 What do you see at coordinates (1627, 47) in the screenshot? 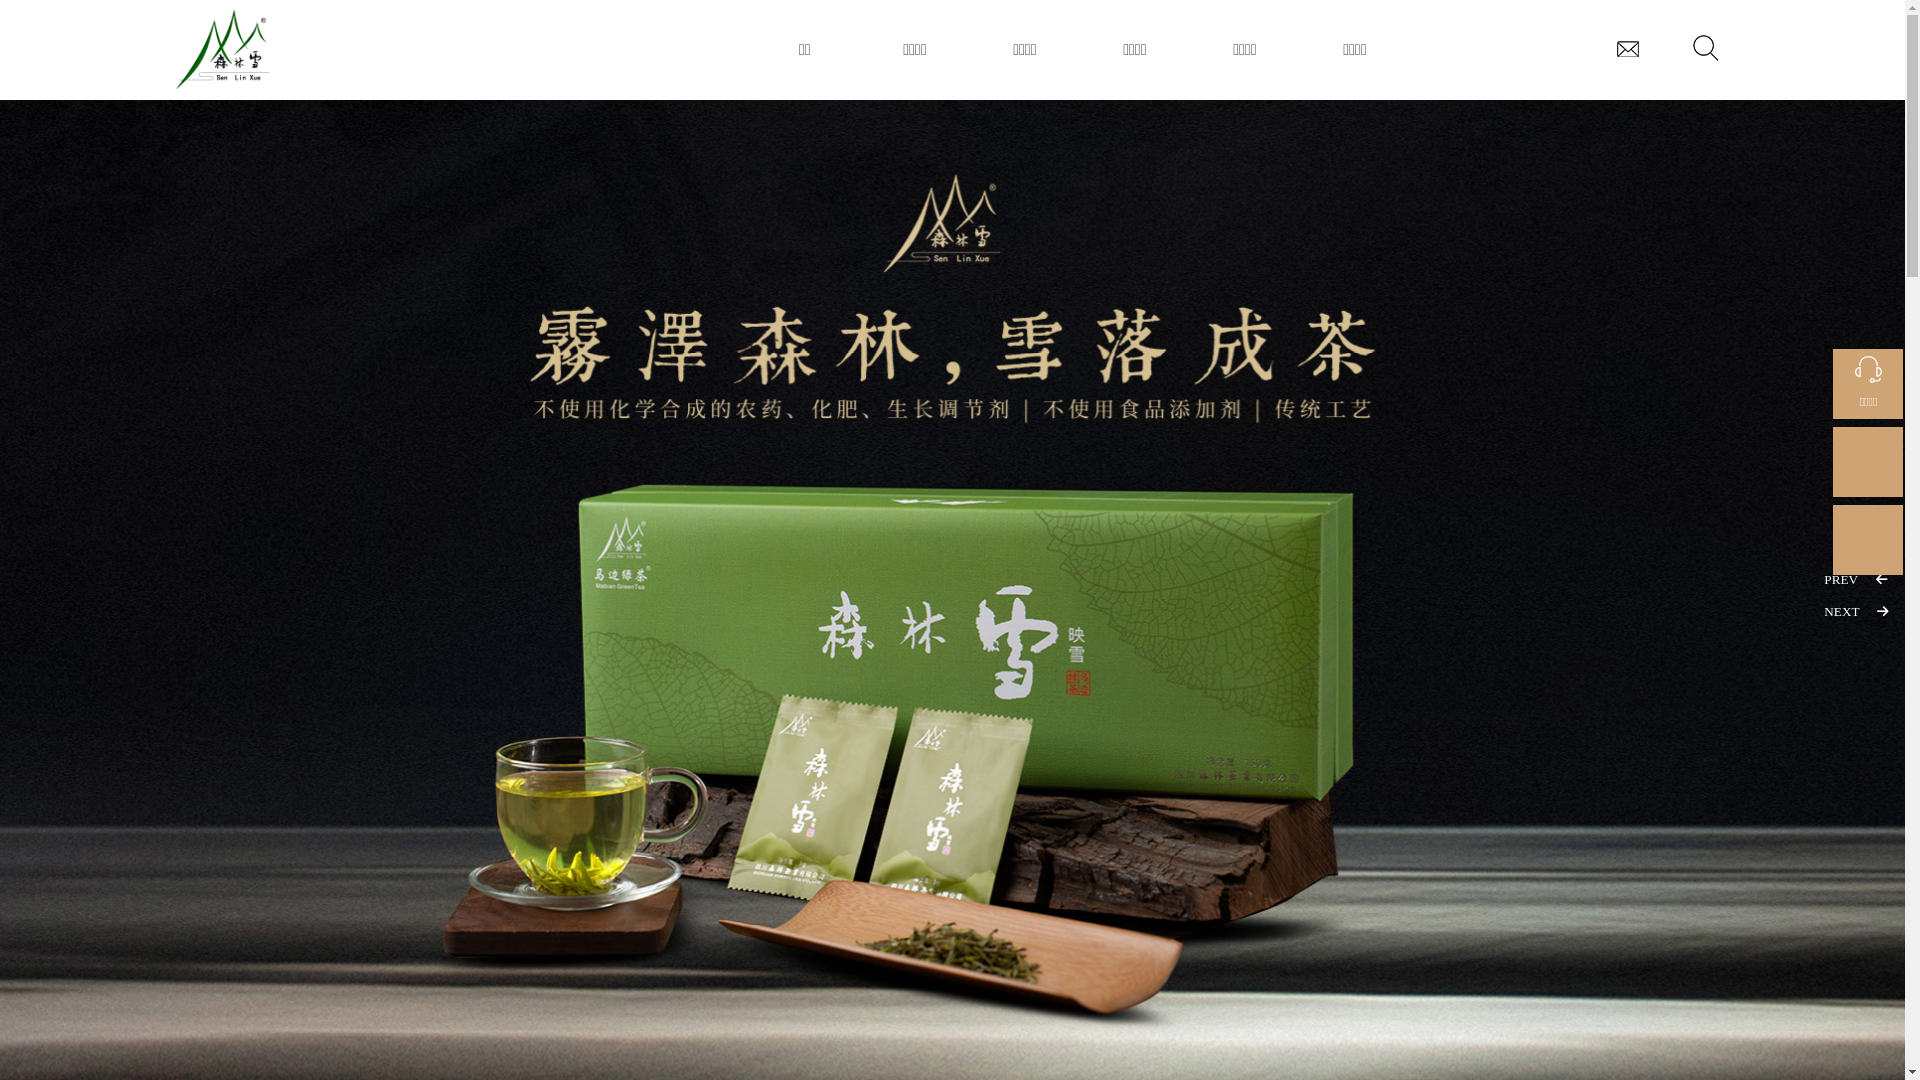
I see `'lsslcy@126.com'` at bounding box center [1627, 47].